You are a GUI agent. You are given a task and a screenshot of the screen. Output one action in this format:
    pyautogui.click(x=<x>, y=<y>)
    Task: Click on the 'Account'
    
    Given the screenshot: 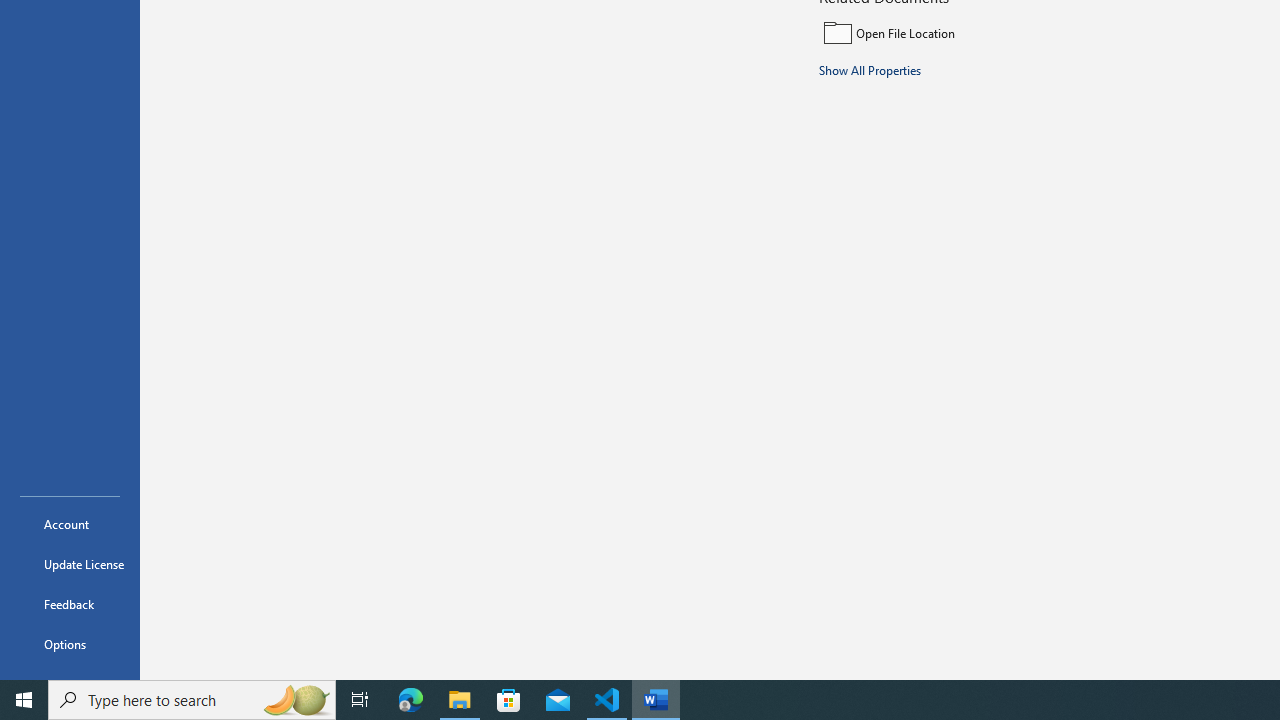 What is the action you would take?
    pyautogui.click(x=69, y=523)
    